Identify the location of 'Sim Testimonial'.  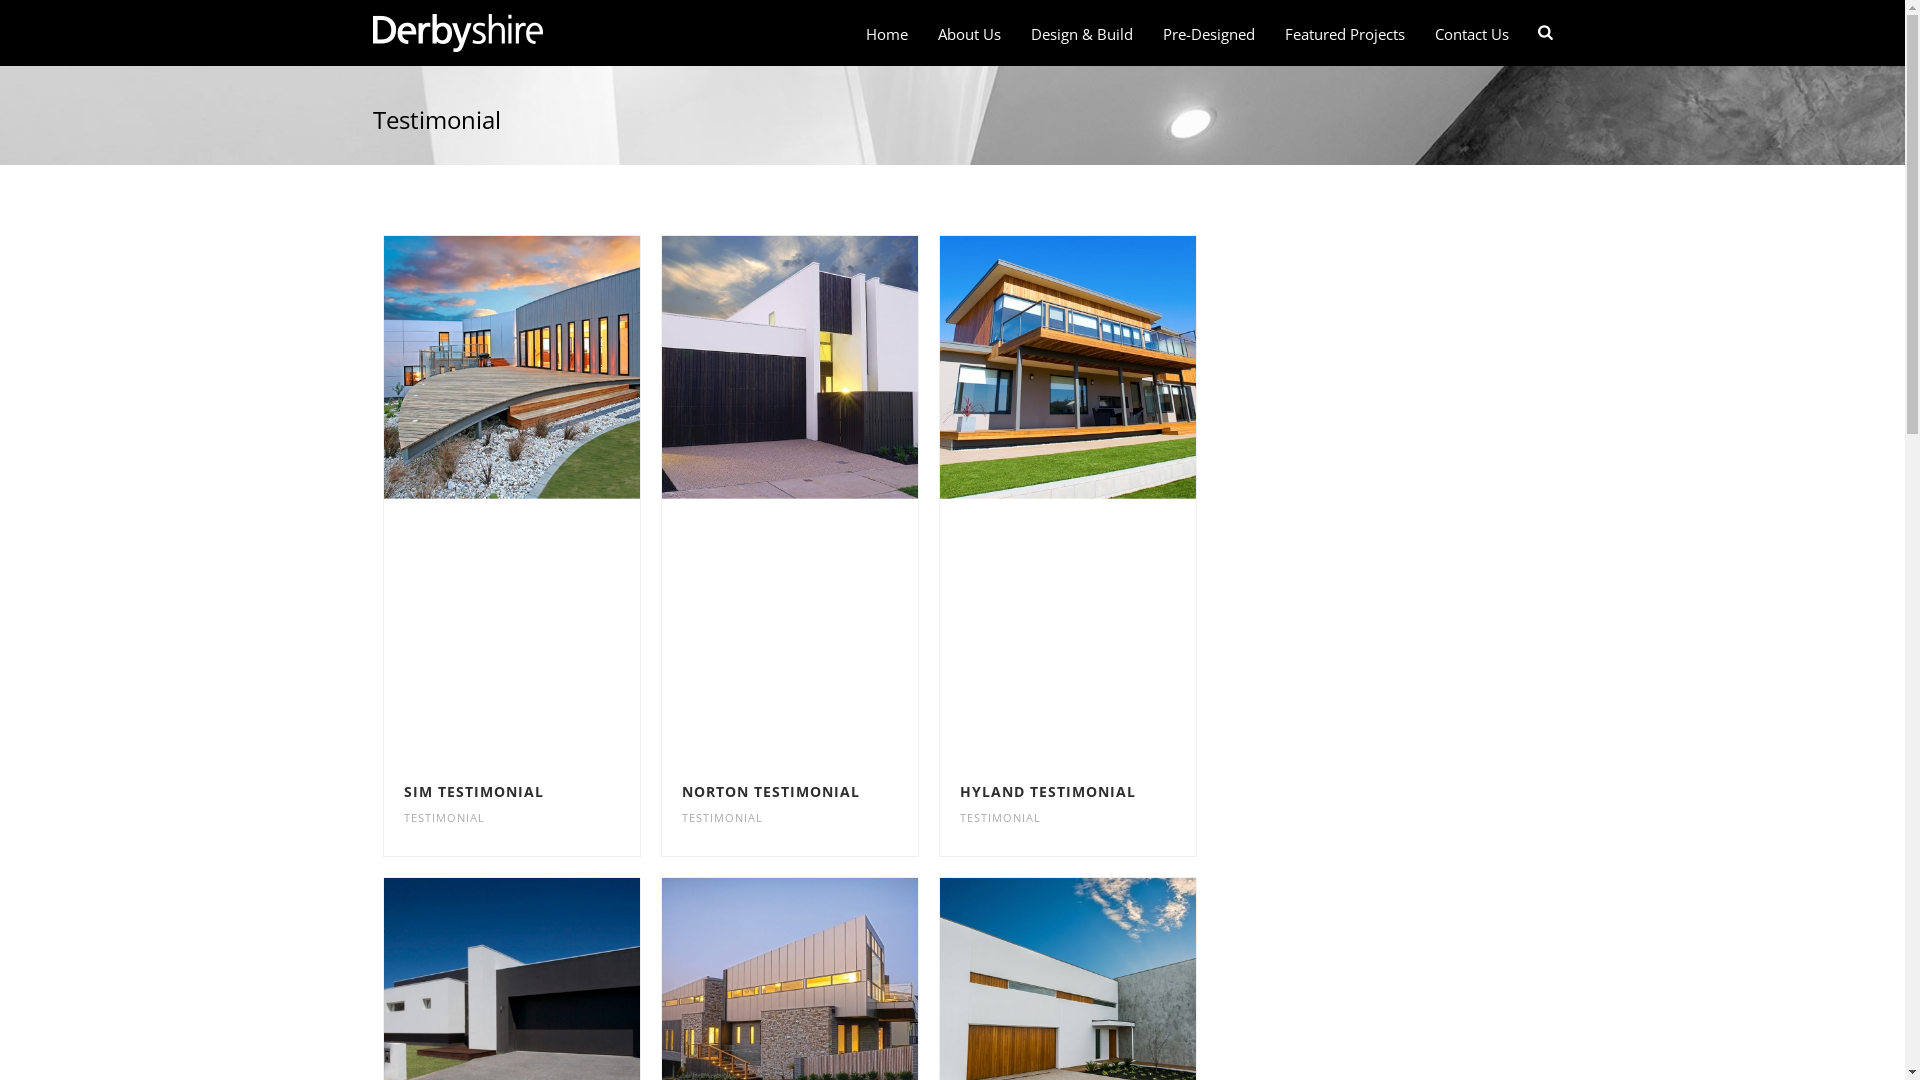
(510, 366).